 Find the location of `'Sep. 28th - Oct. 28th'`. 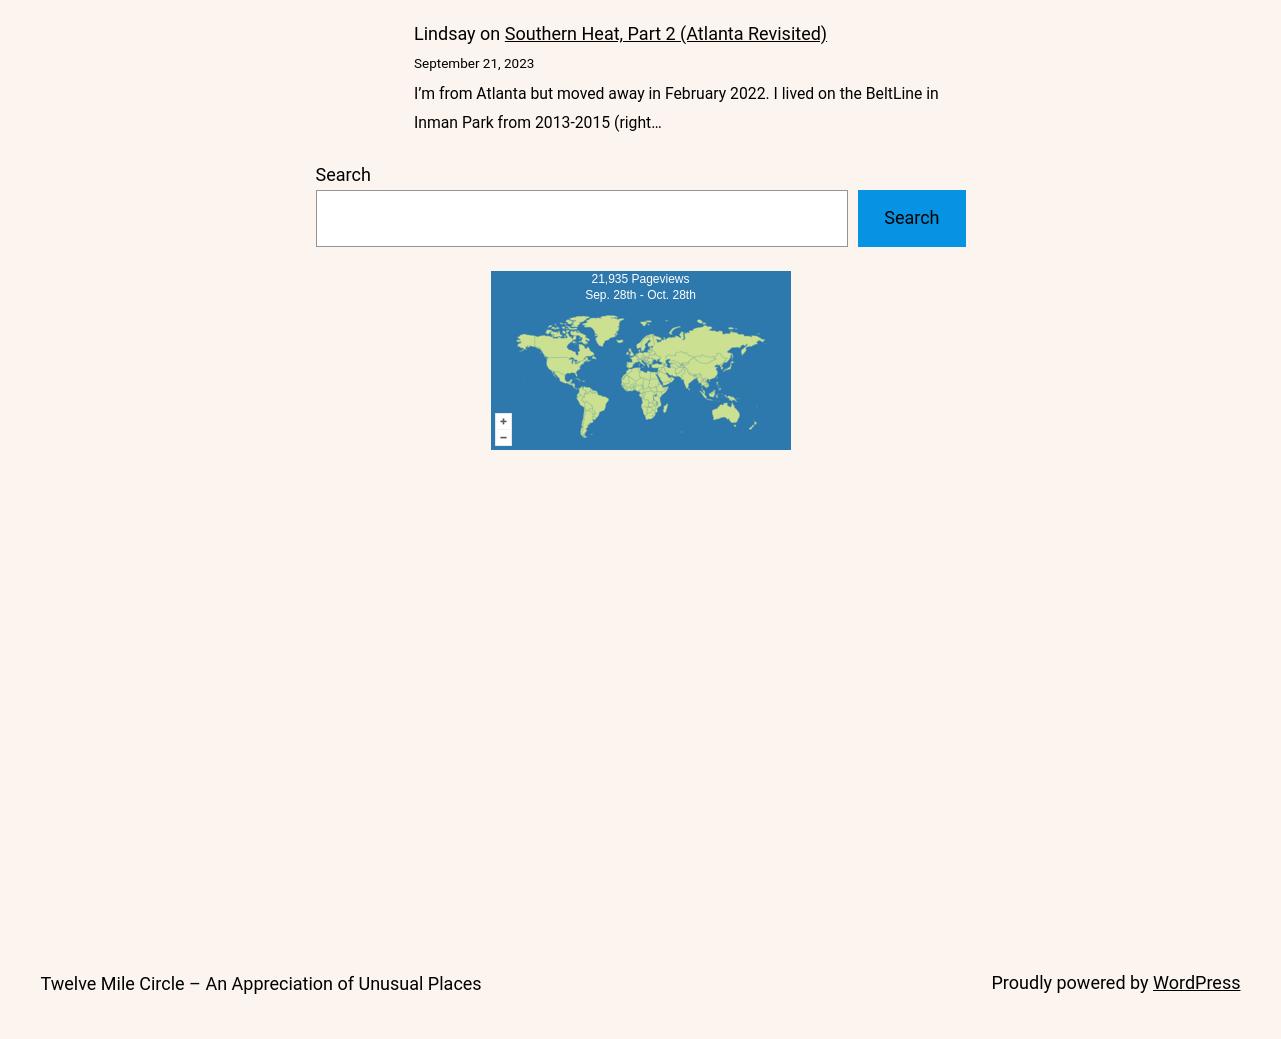

'Sep. 28th - Oct. 28th' is located at coordinates (639, 294).